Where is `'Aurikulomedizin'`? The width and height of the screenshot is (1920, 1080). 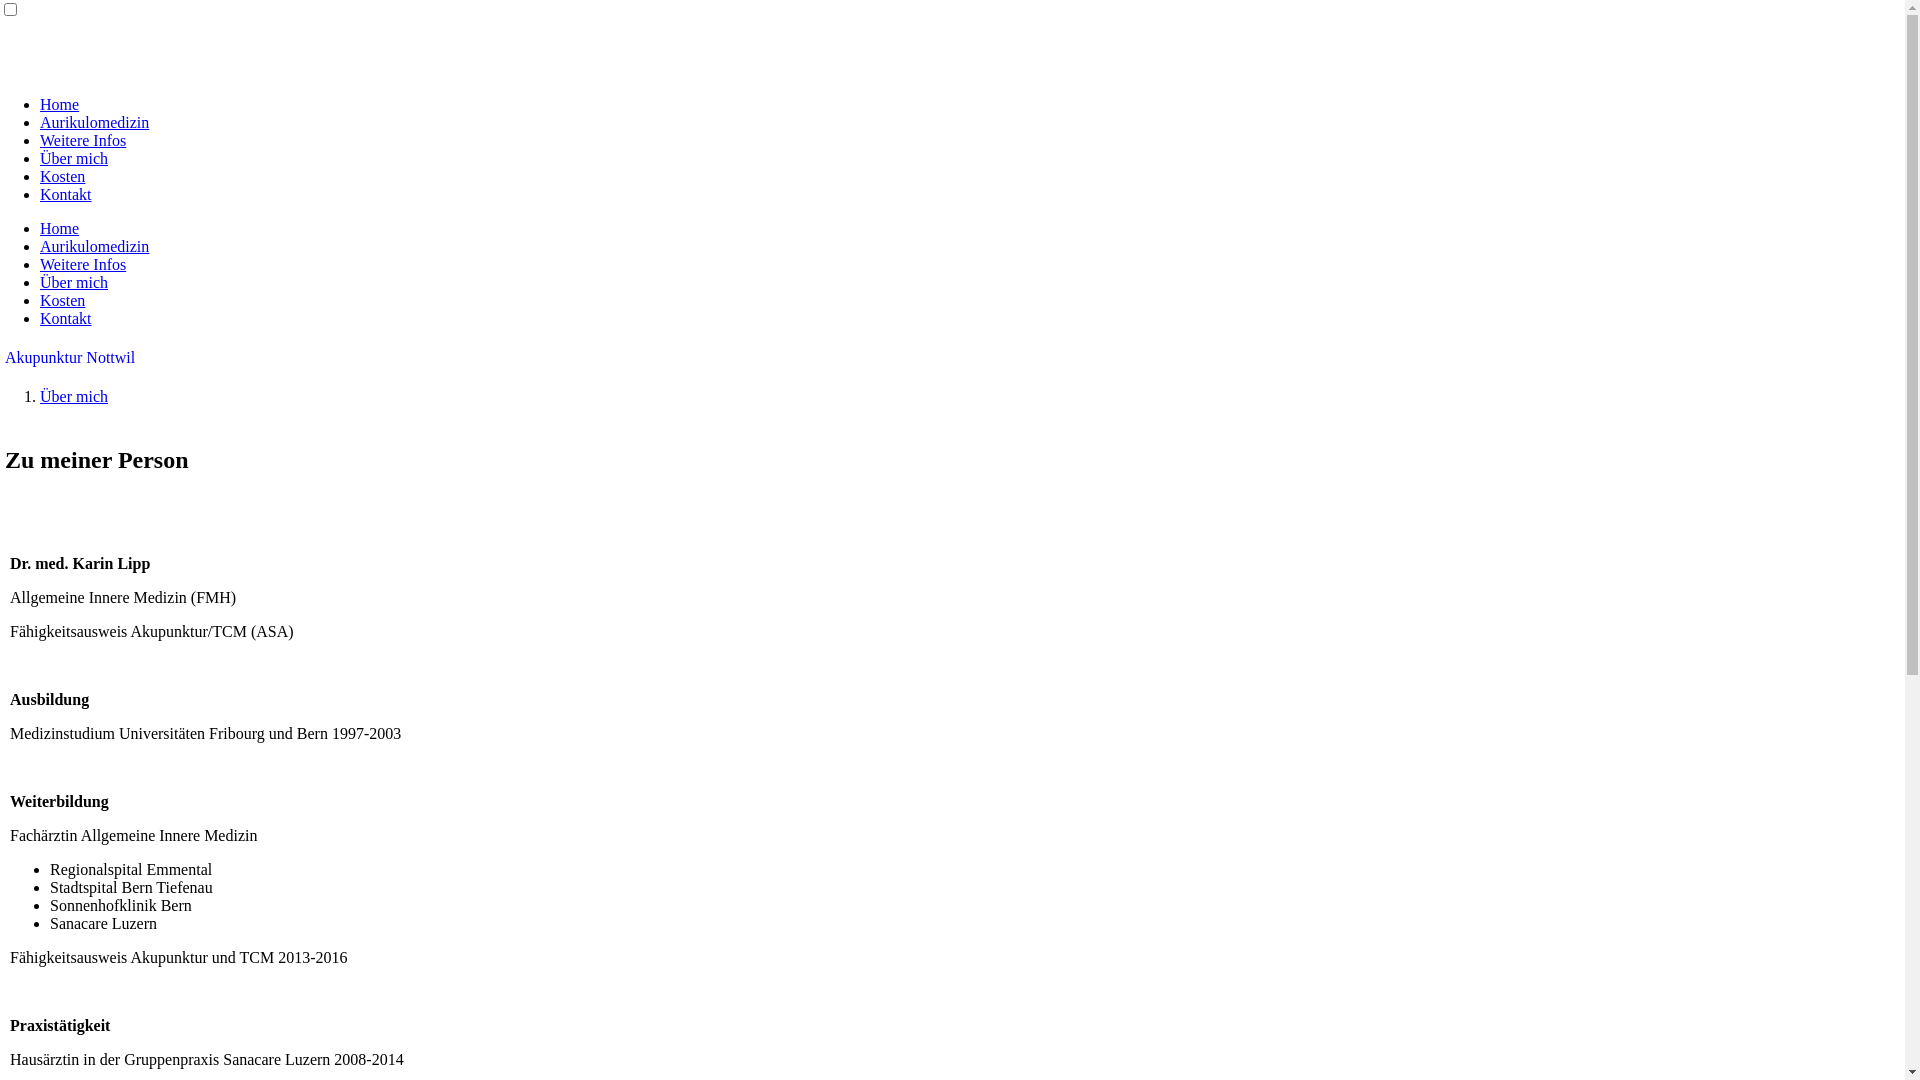
'Aurikulomedizin' is located at coordinates (93, 122).